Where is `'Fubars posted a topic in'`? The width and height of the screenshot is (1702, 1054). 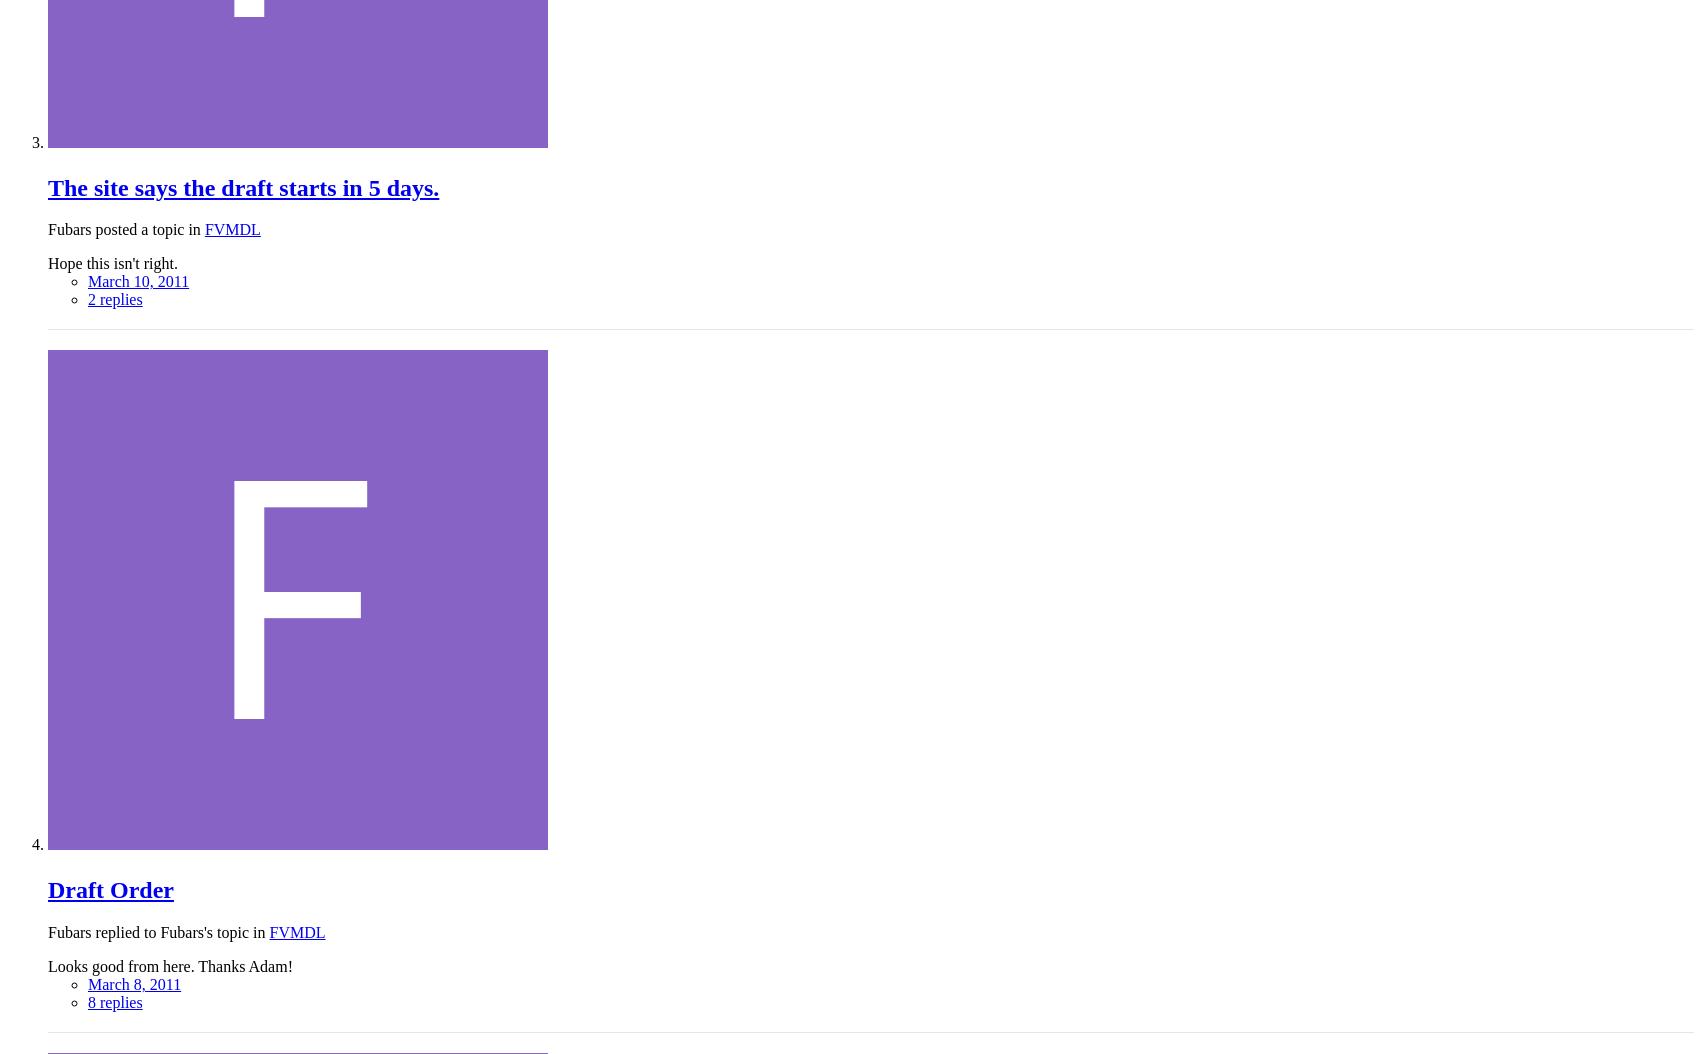
'Fubars posted a topic in' is located at coordinates (125, 229).